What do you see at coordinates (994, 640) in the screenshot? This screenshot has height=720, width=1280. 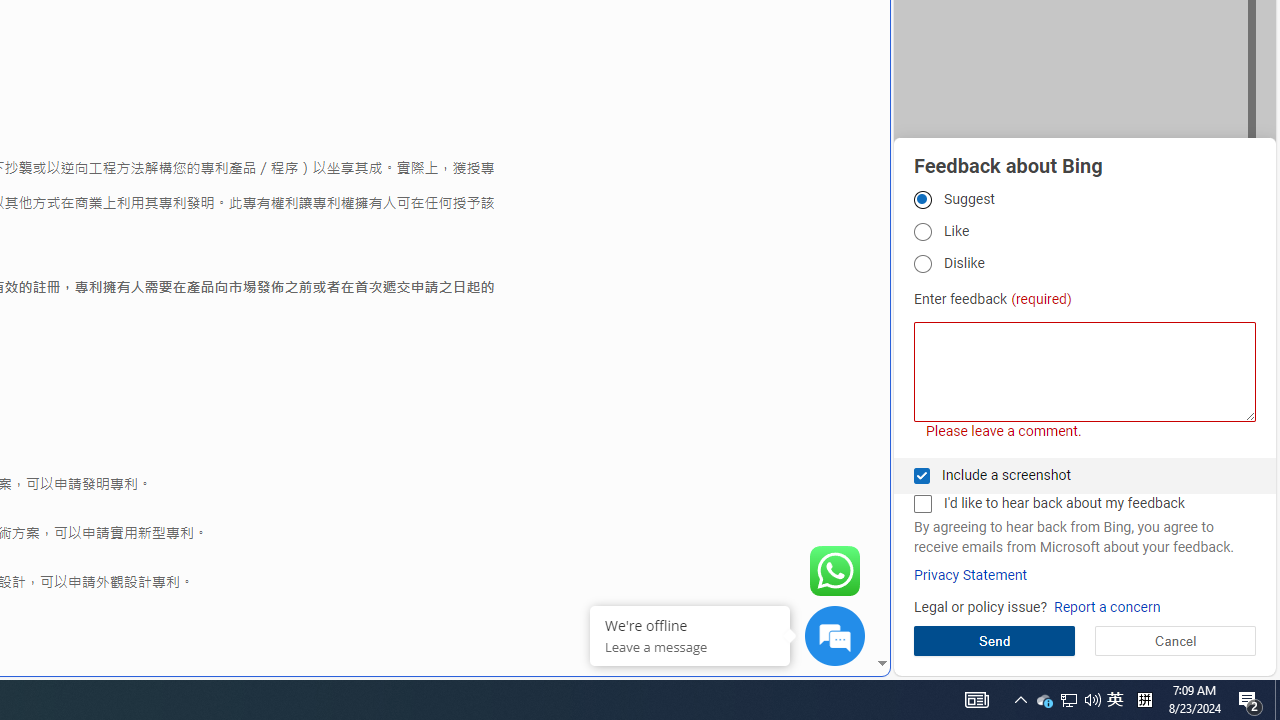 I see `'Send'` at bounding box center [994, 640].